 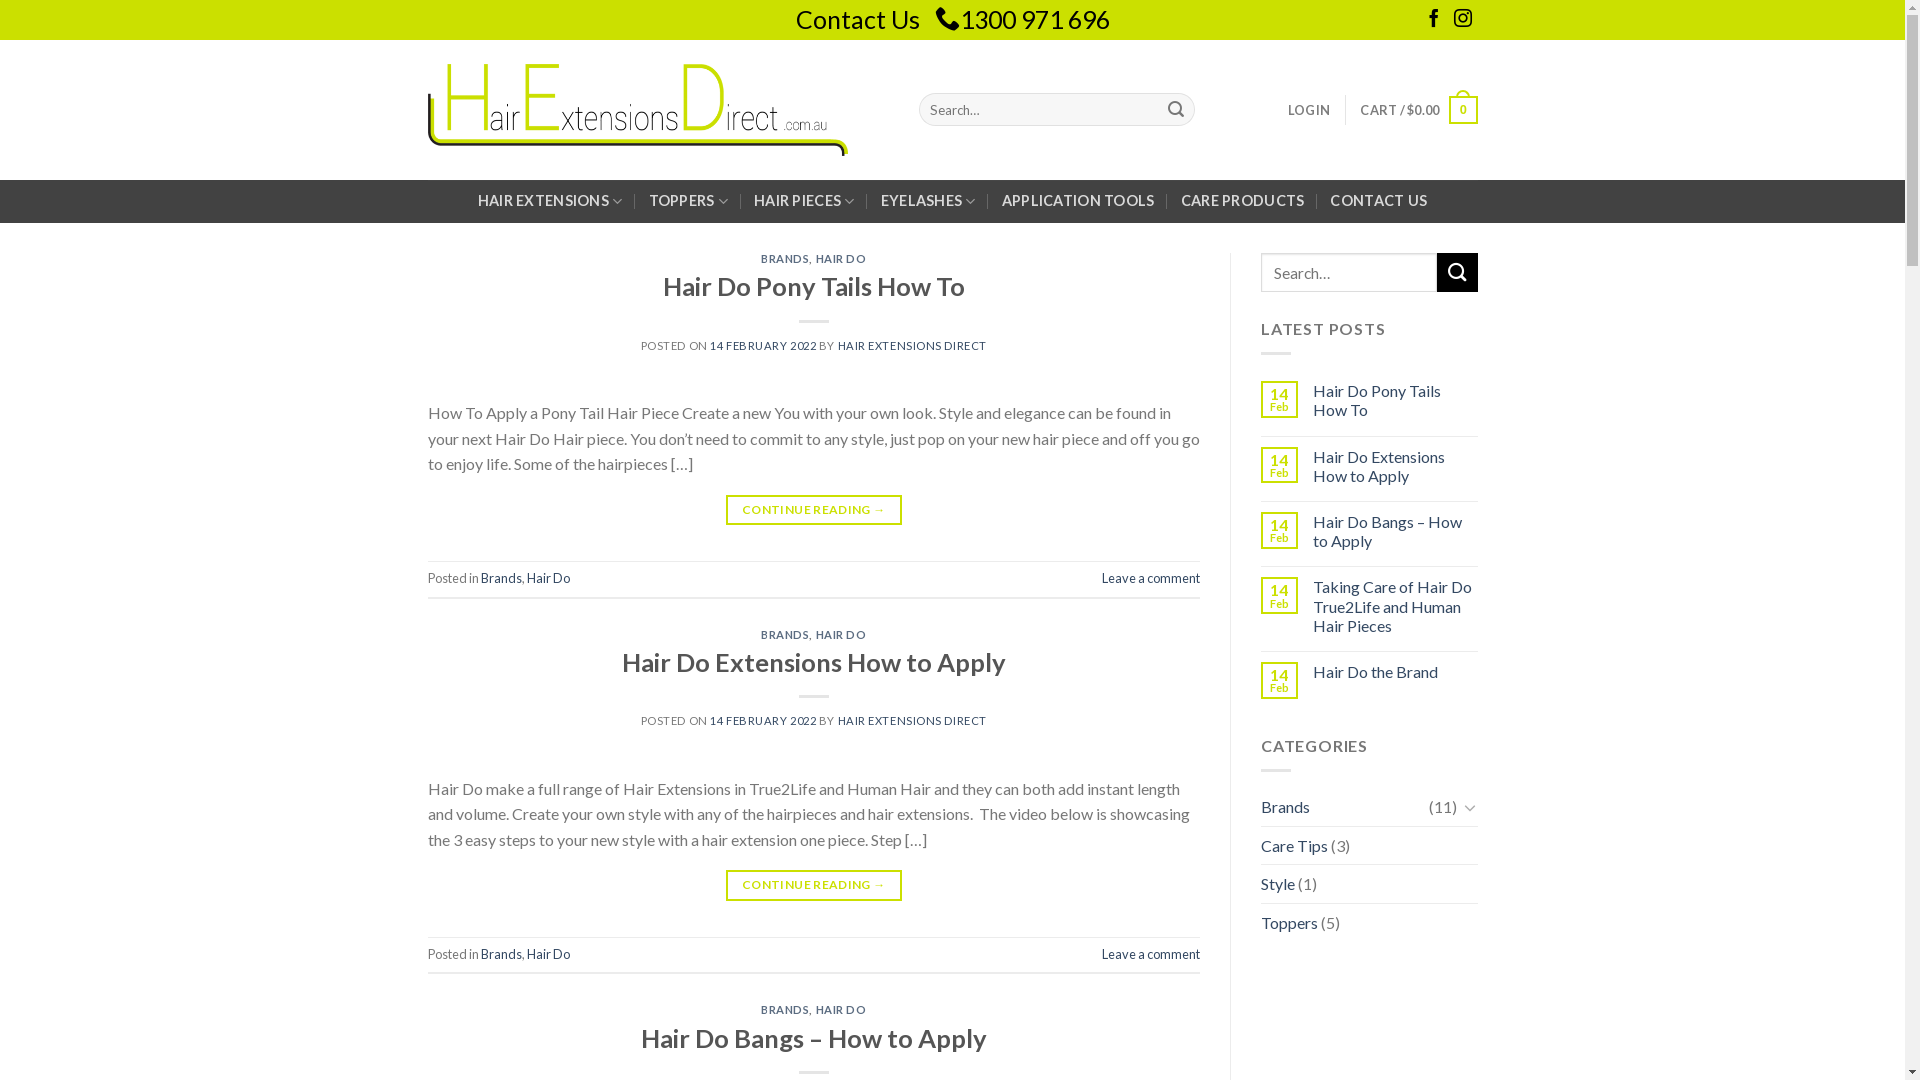 What do you see at coordinates (1077, 200) in the screenshot?
I see `'APPLICATION TOOLS'` at bounding box center [1077, 200].